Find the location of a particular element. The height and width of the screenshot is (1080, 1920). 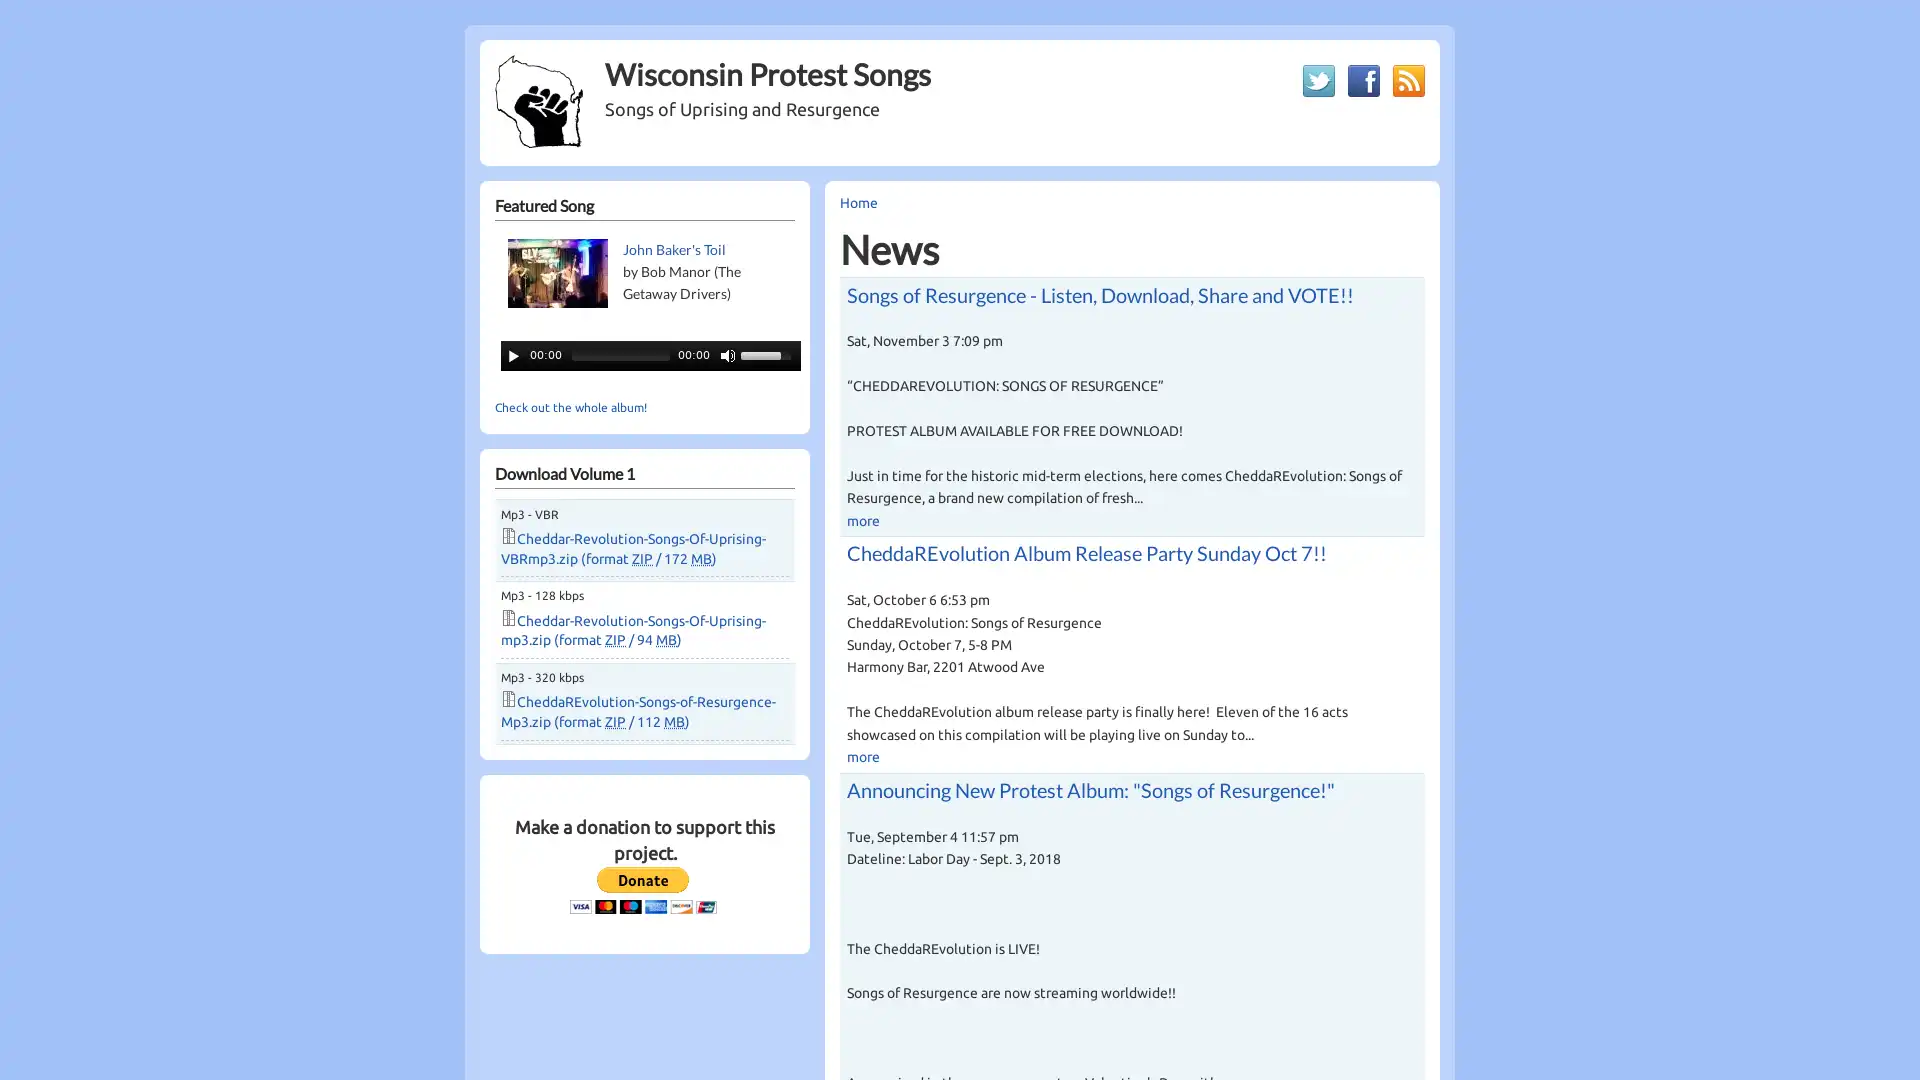

Play/Pause is located at coordinates (513, 353).